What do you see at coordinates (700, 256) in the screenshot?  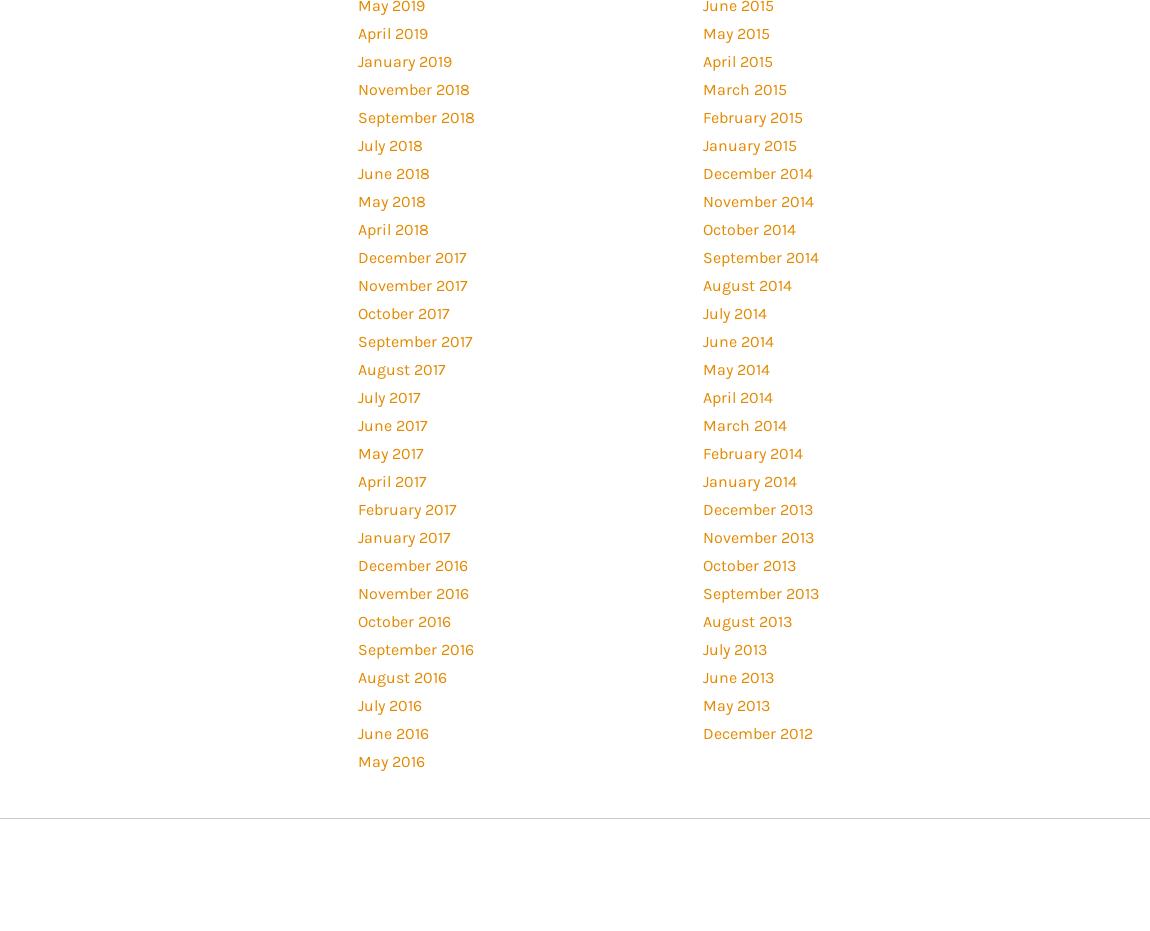 I see `'September 2014'` at bounding box center [700, 256].